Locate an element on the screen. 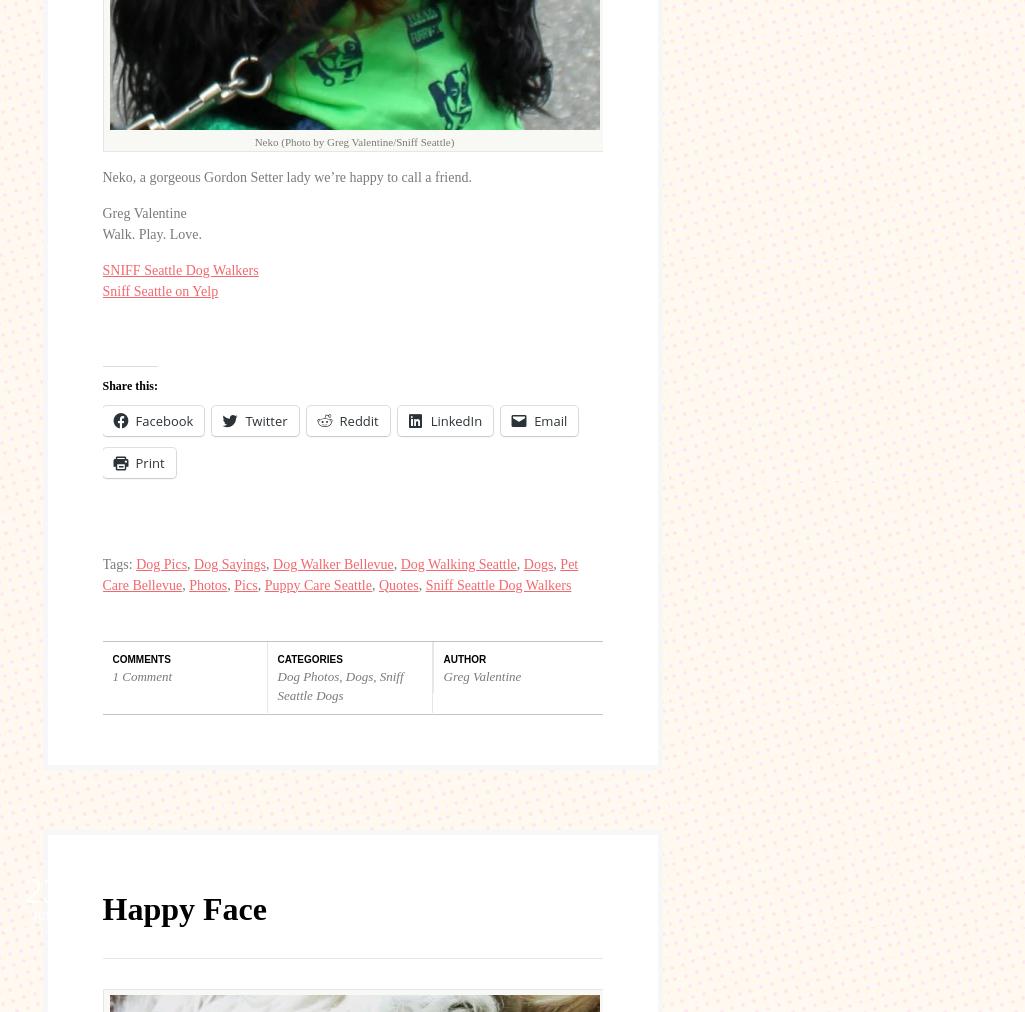 The width and height of the screenshot is (1025, 1012). 'Walk. Play. Love.' is located at coordinates (150, 234).